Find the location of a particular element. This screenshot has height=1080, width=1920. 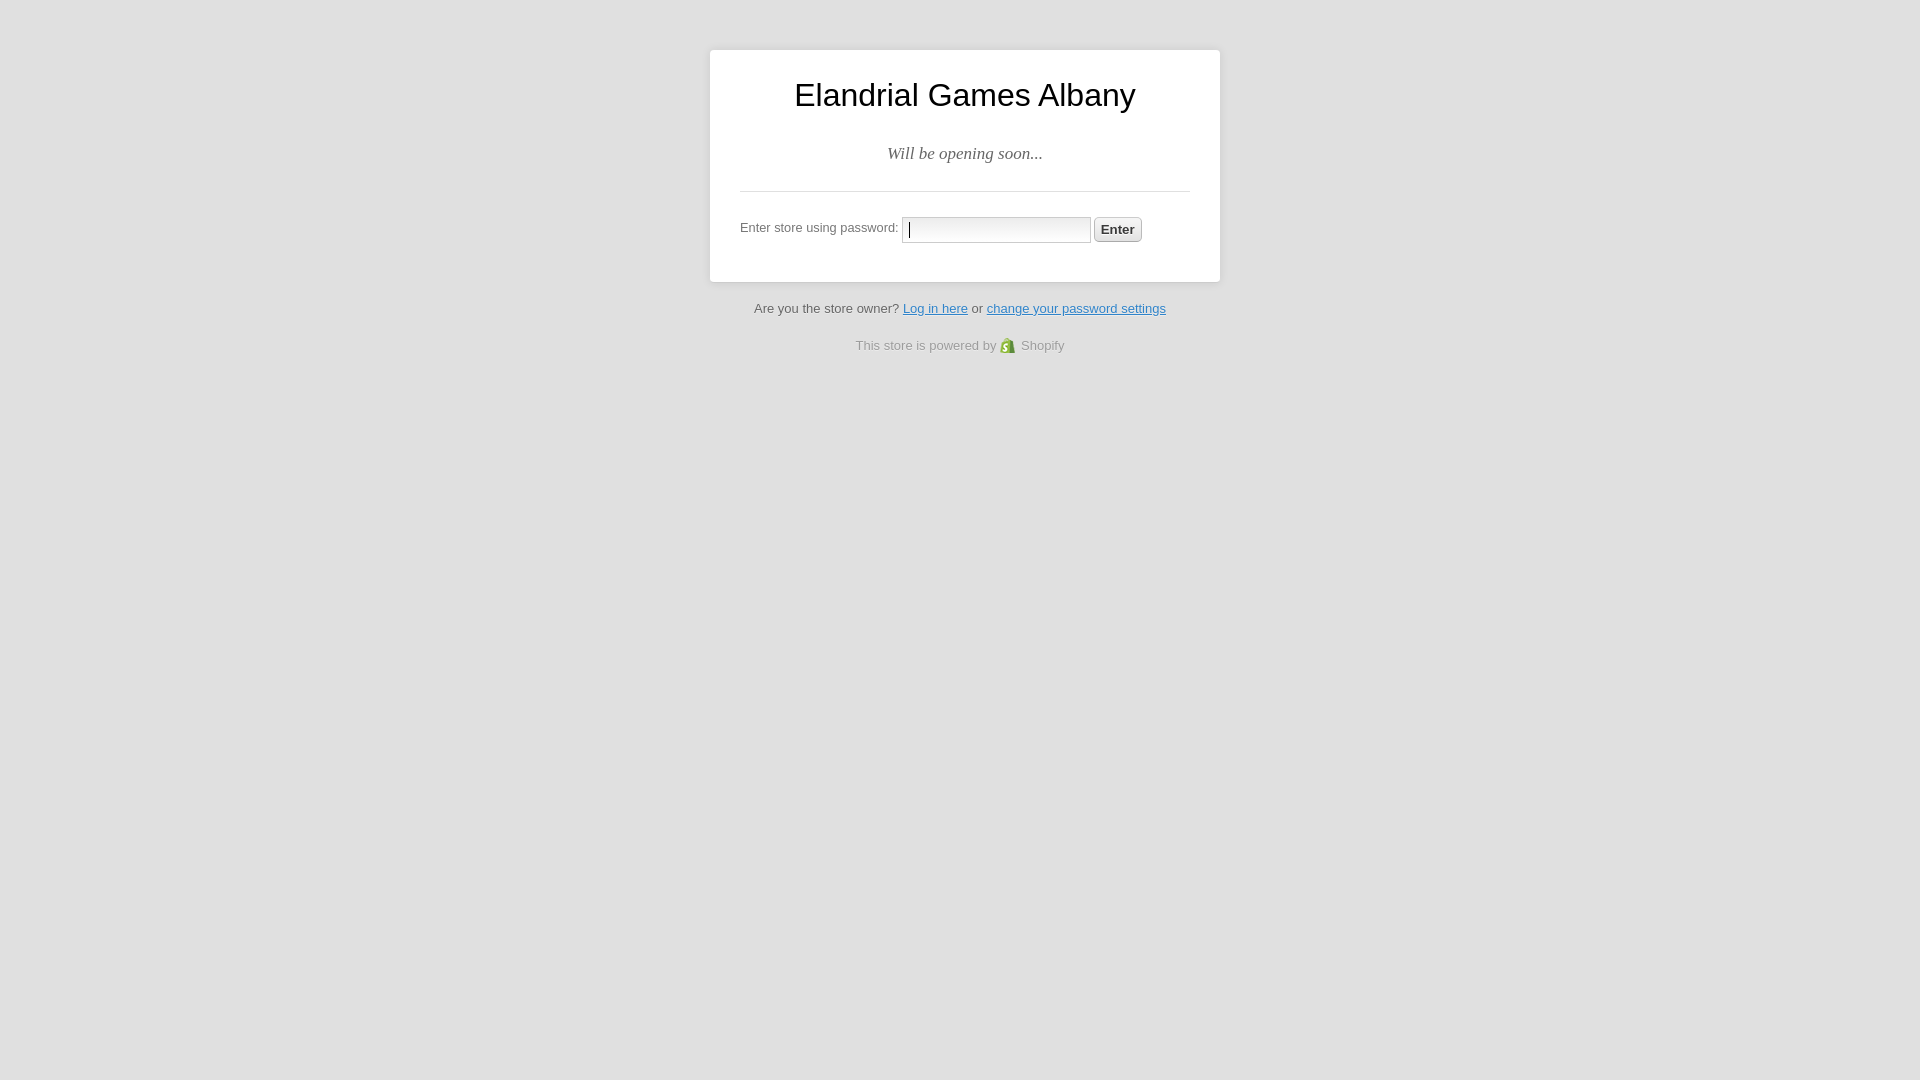

'change your password settings' is located at coordinates (1075, 308).